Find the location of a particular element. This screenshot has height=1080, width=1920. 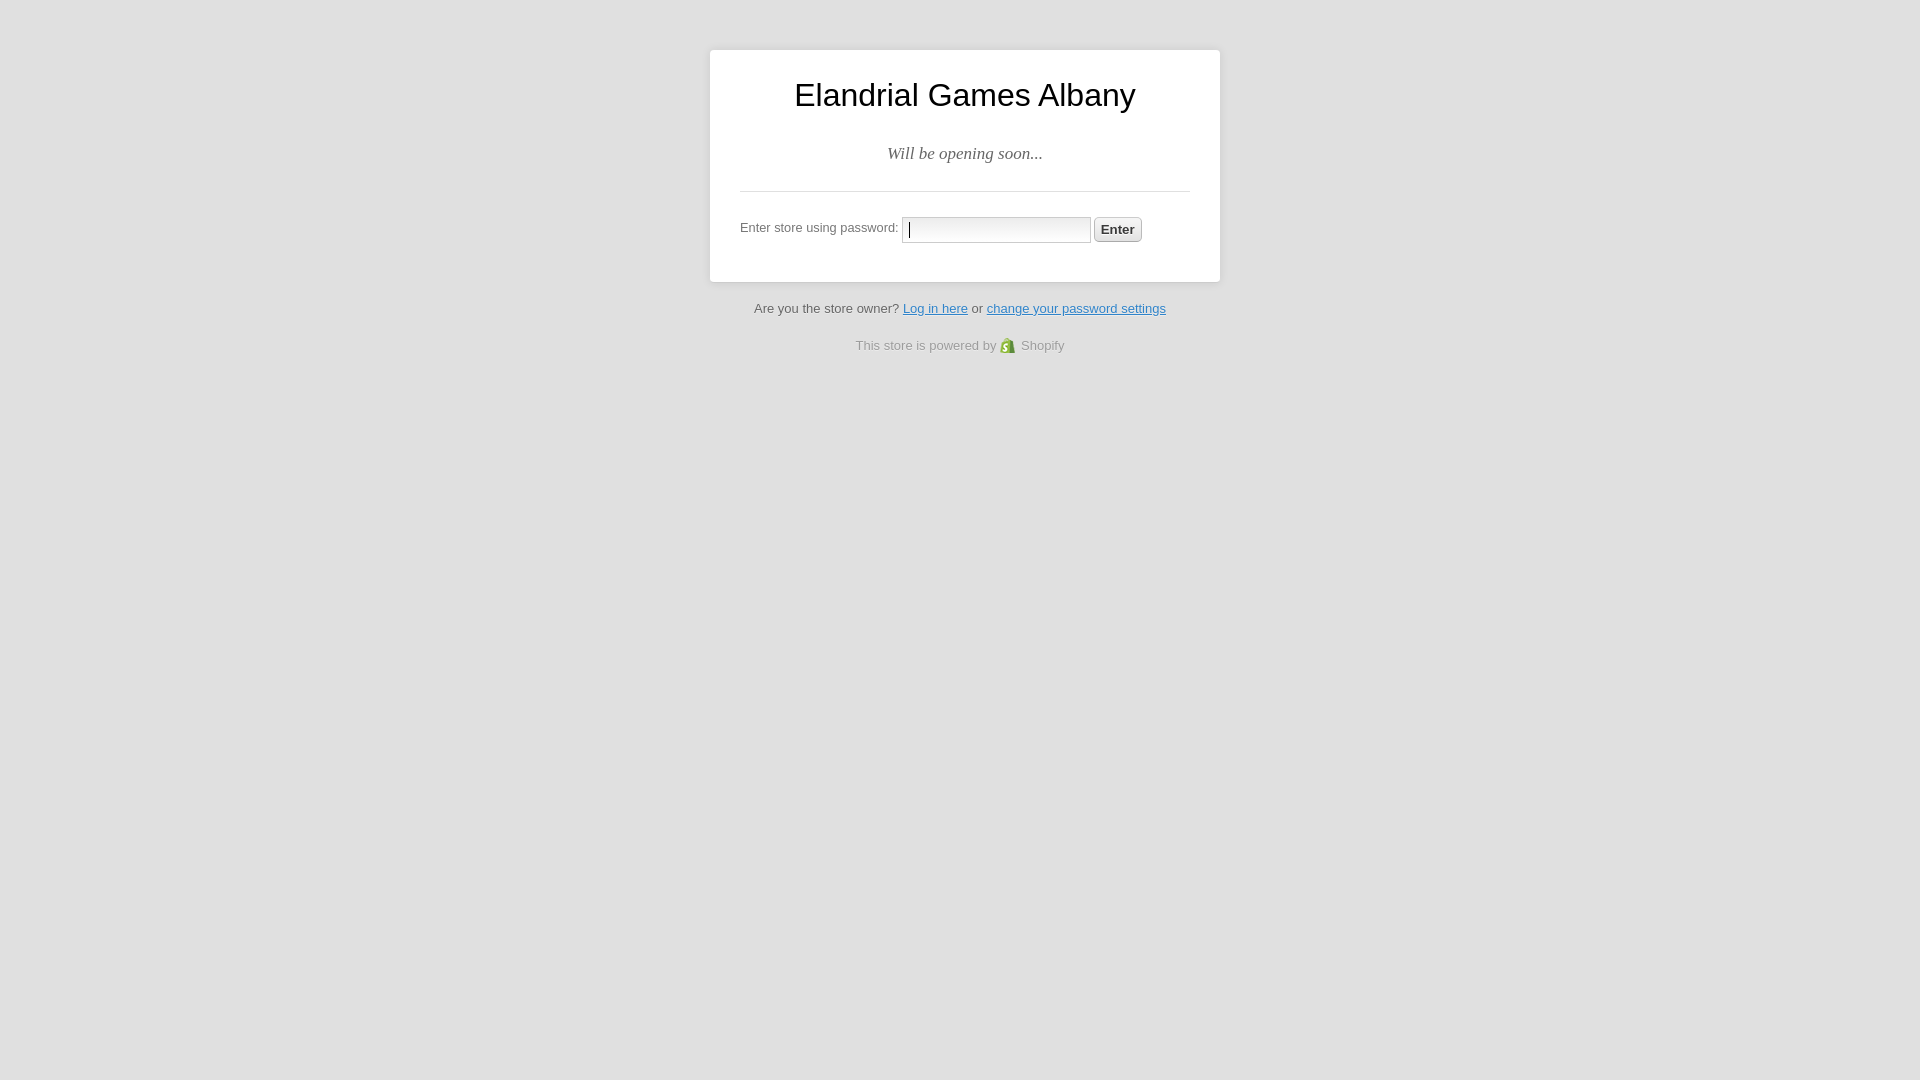

'change your password settings' is located at coordinates (1075, 308).